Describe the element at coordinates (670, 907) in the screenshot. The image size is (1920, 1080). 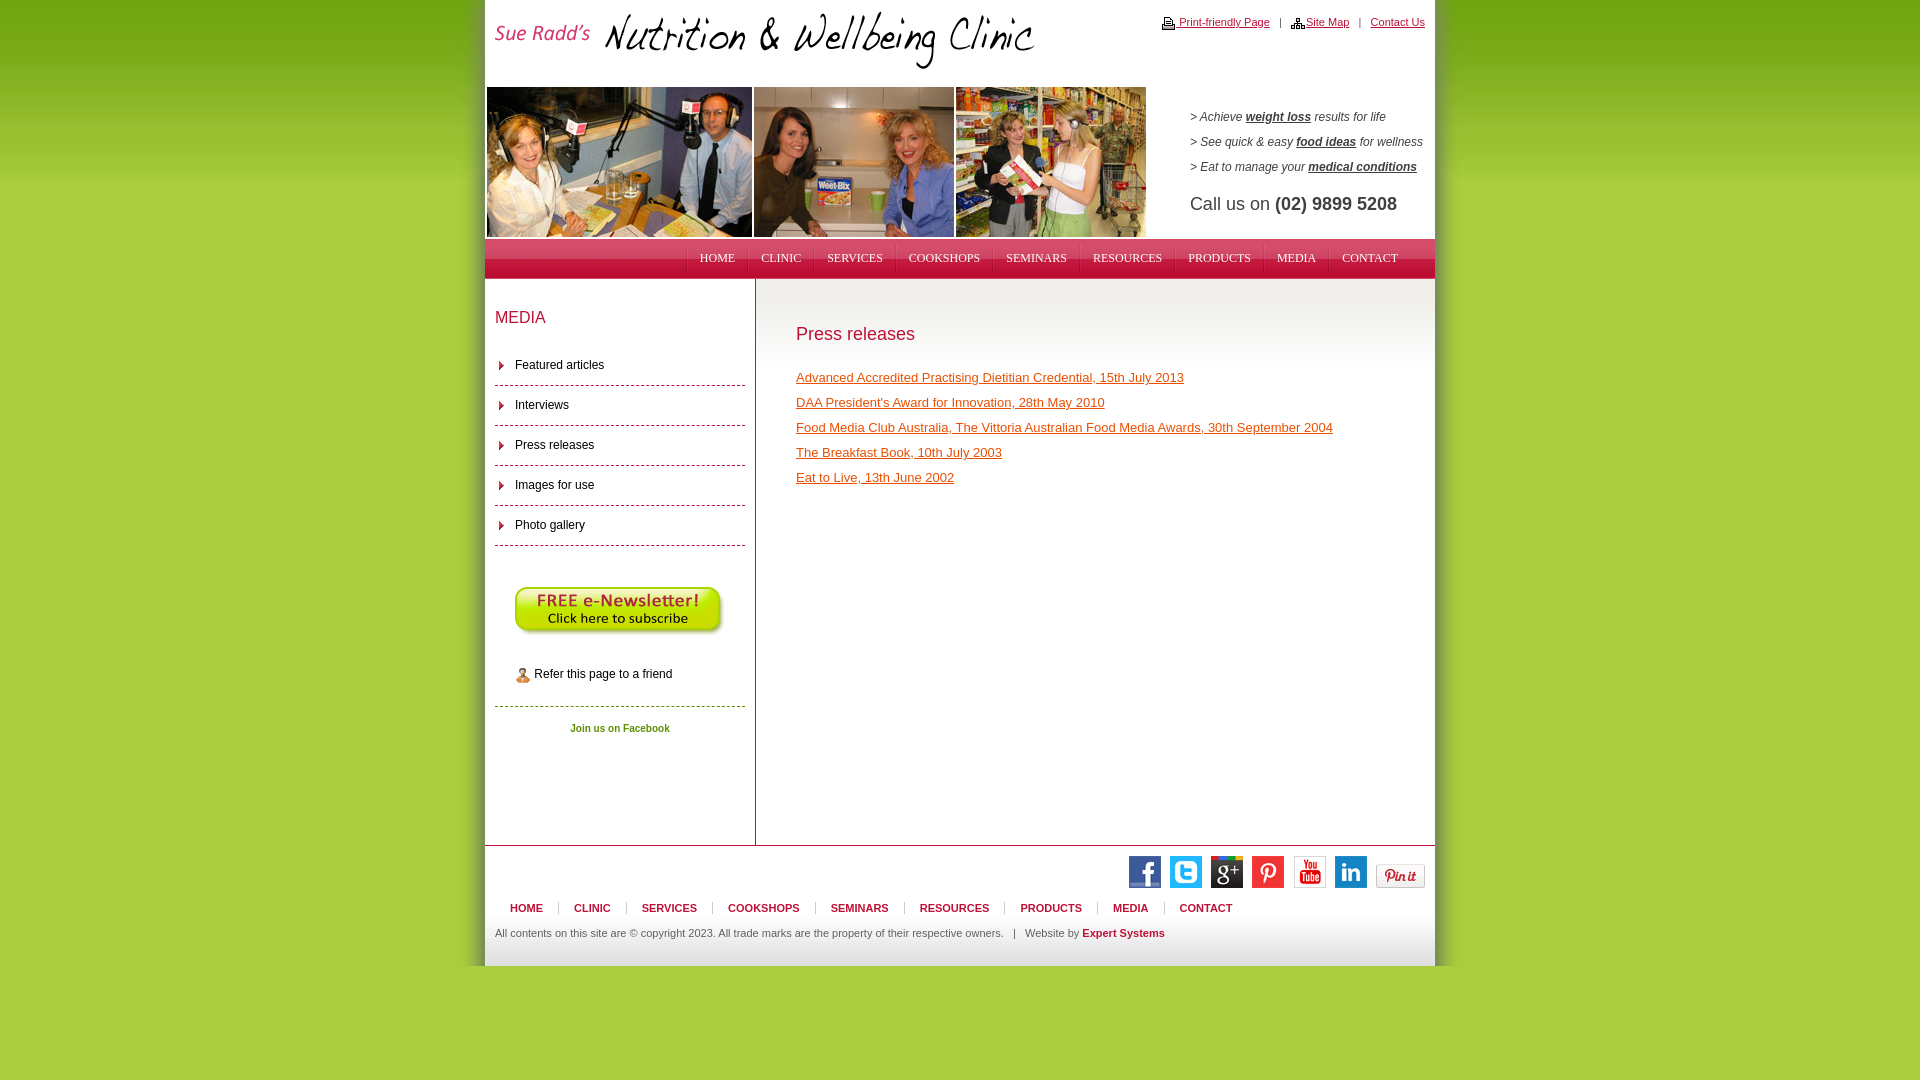
I see `'SERVICES'` at that location.